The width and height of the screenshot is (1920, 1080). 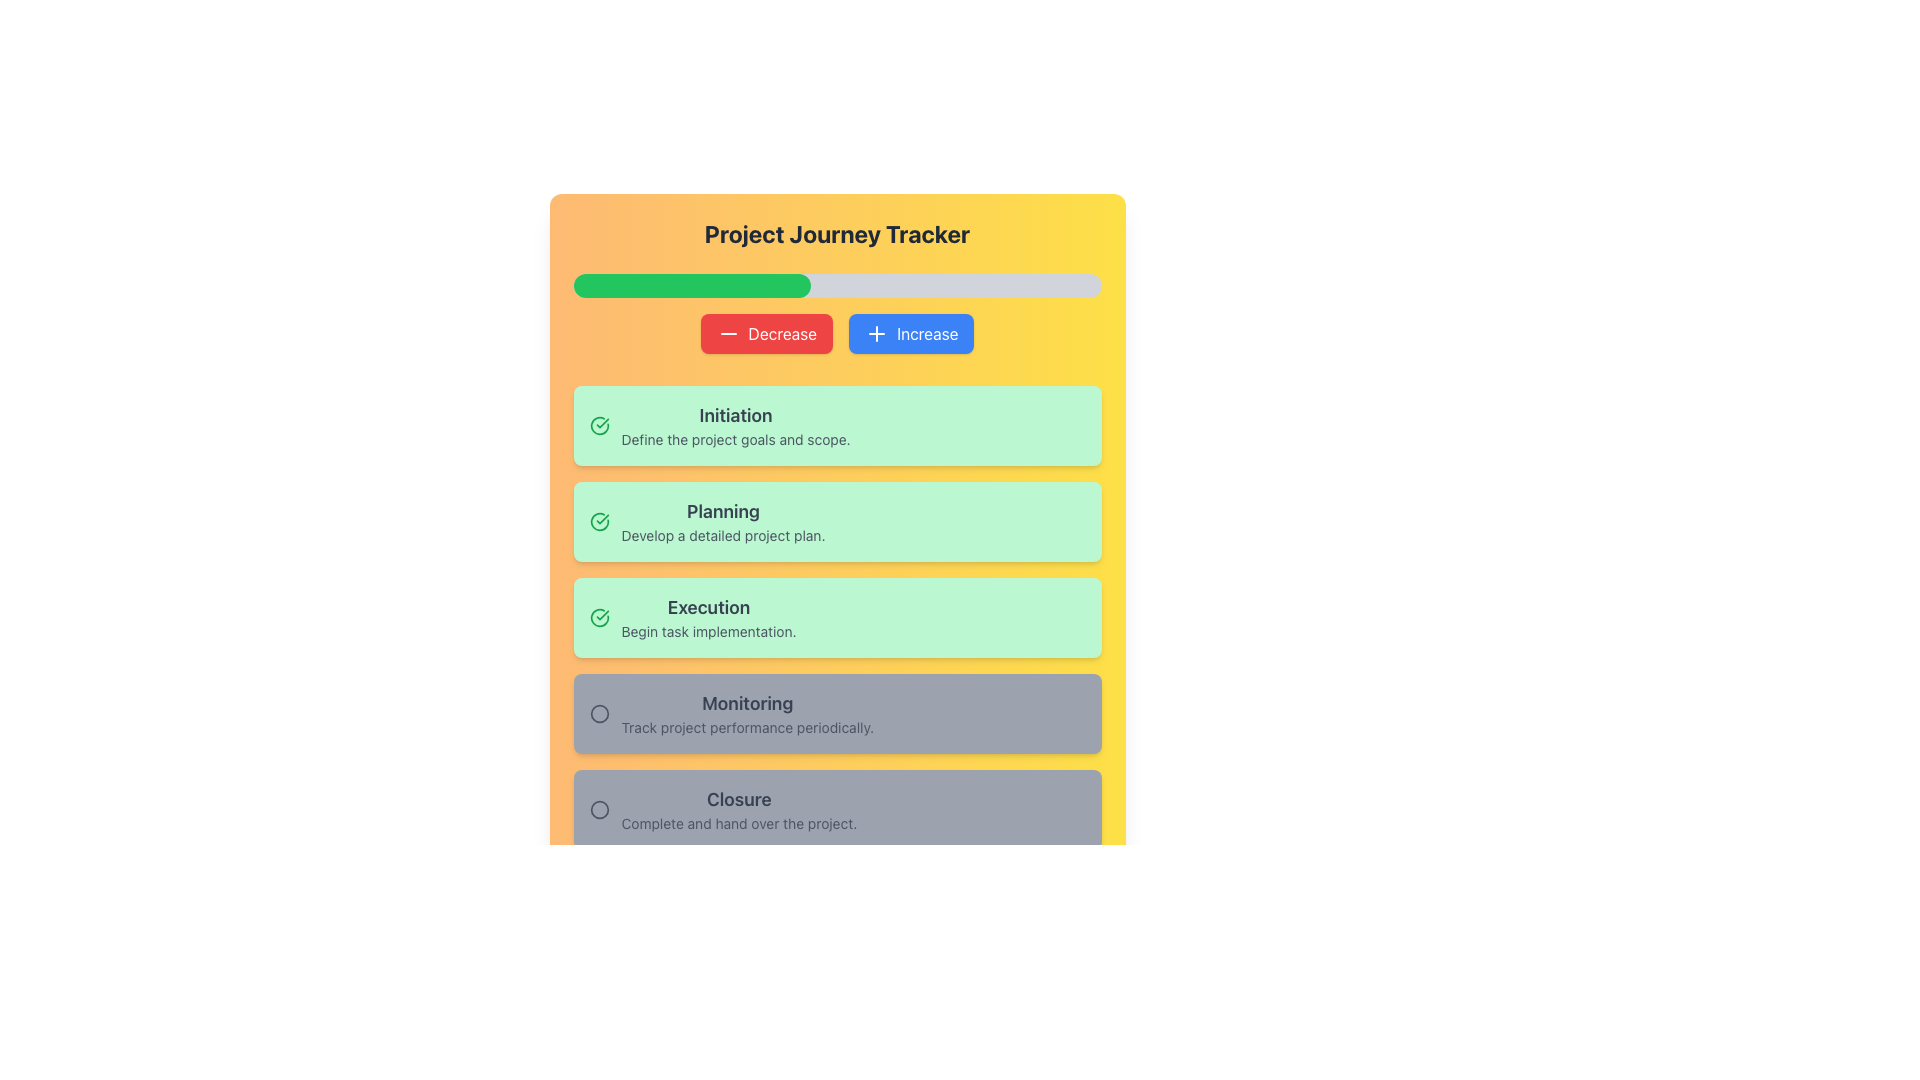 What do you see at coordinates (598, 424) in the screenshot?
I see `the green curved line segment that forms part of the checkmark SVG graphic located within the 'Planning' block` at bounding box center [598, 424].